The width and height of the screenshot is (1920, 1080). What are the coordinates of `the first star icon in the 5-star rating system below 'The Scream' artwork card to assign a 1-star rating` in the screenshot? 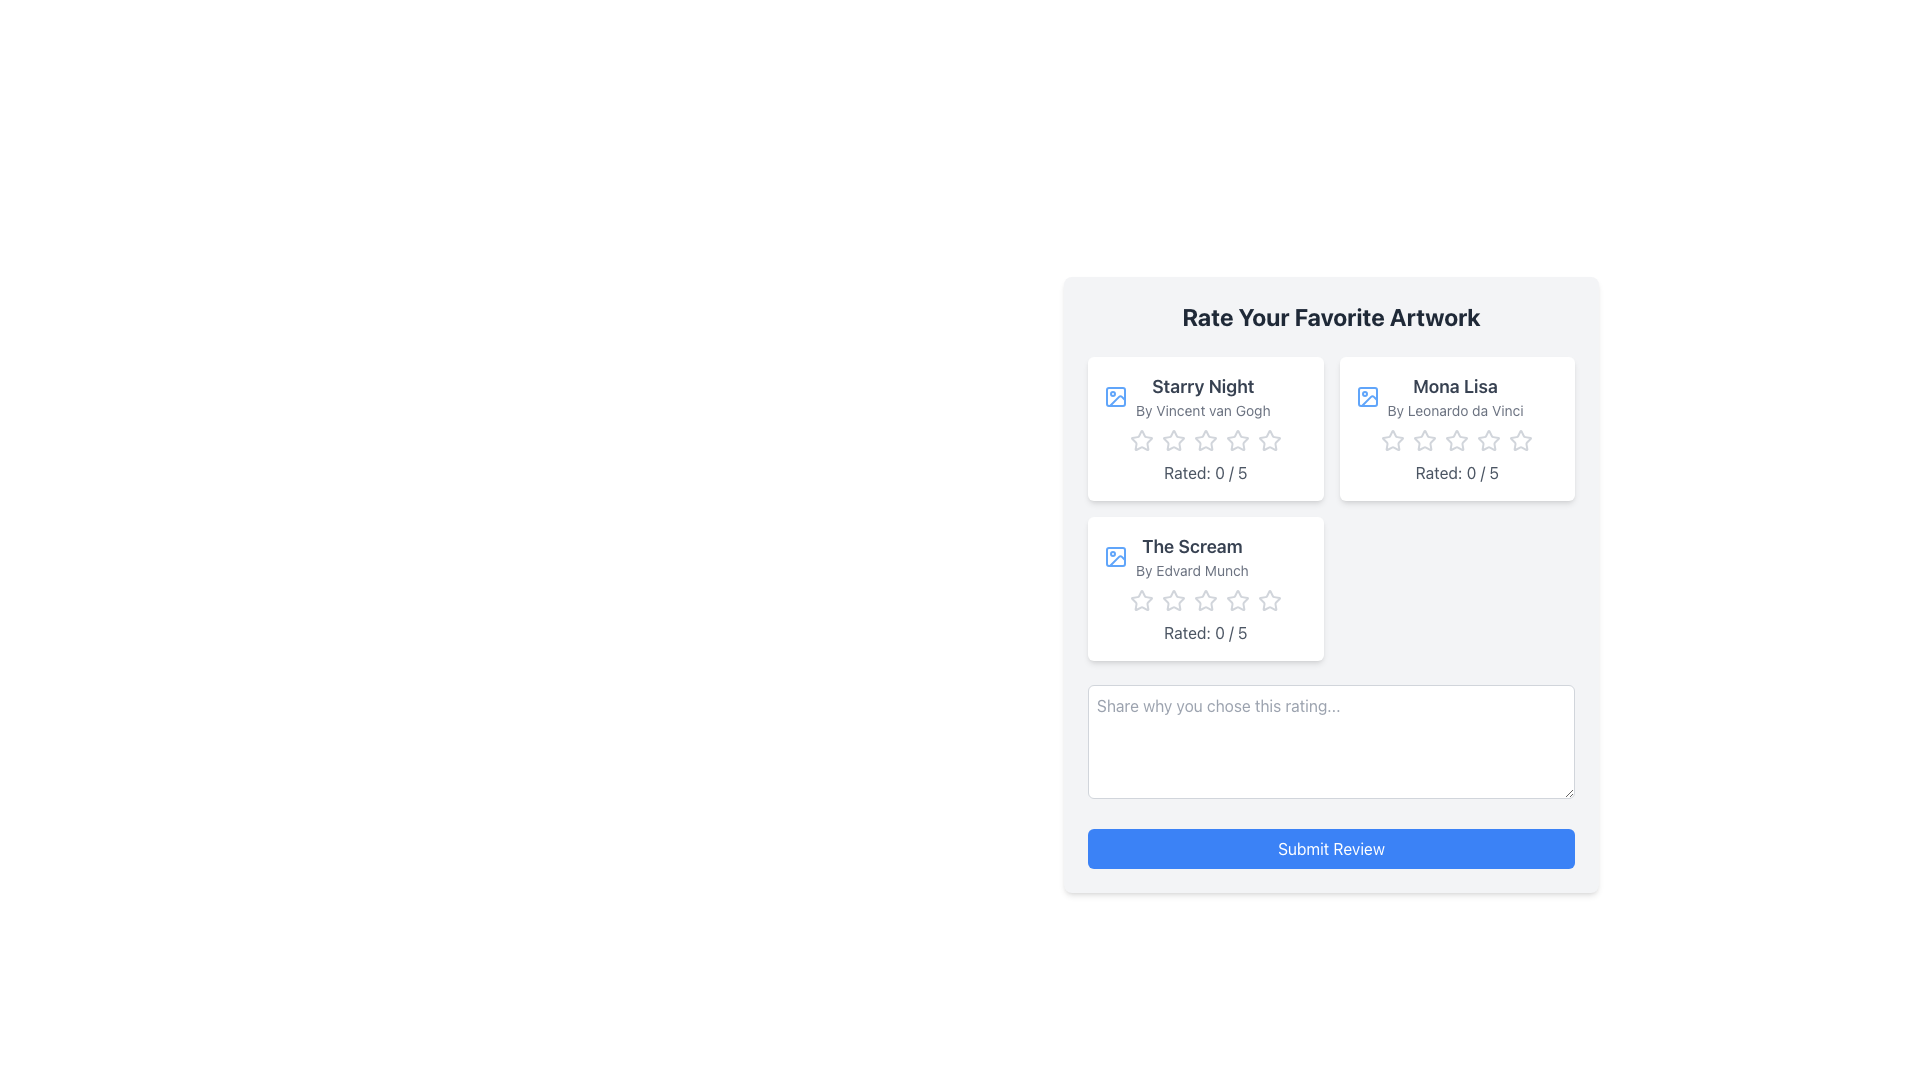 It's located at (1141, 600).